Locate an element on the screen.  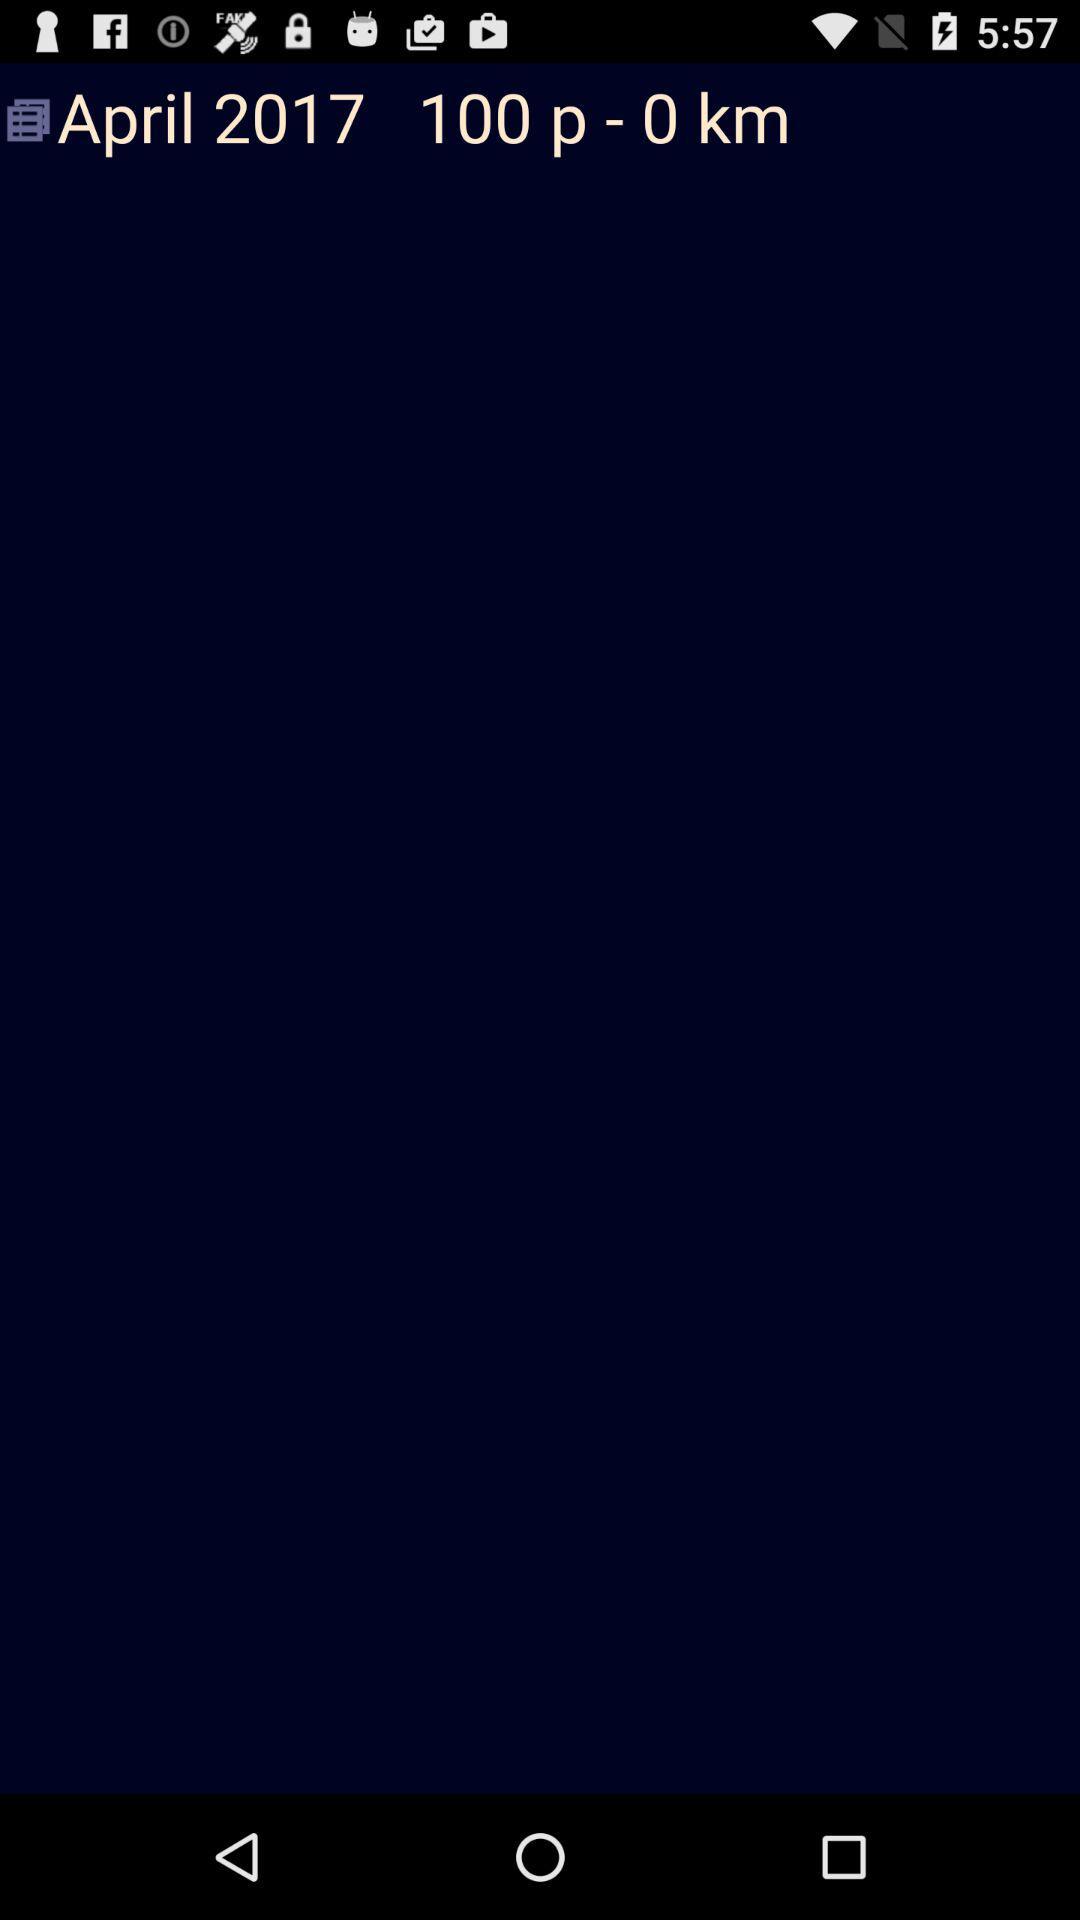
april 2017 100 at the top is located at coordinates (540, 119).